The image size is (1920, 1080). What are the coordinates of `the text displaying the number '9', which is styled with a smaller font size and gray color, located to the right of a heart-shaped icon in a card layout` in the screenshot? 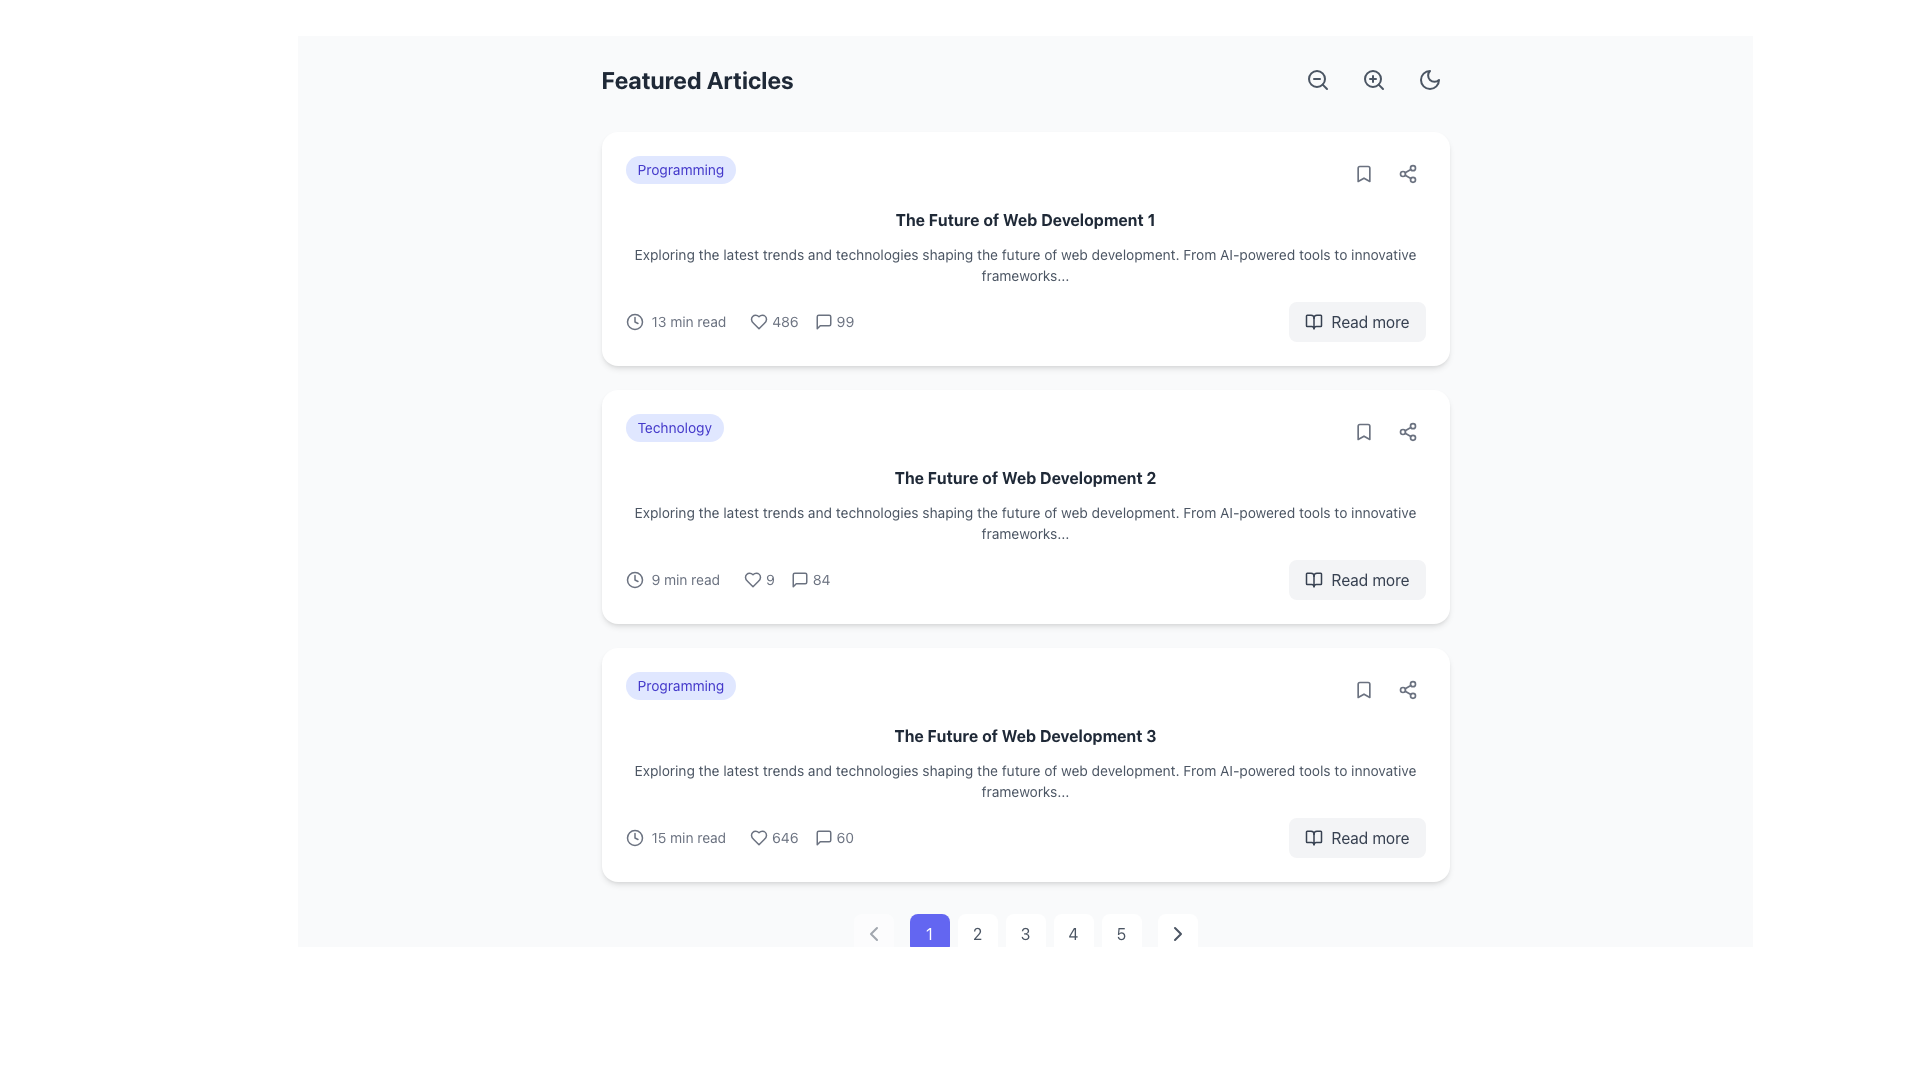 It's located at (769, 579).